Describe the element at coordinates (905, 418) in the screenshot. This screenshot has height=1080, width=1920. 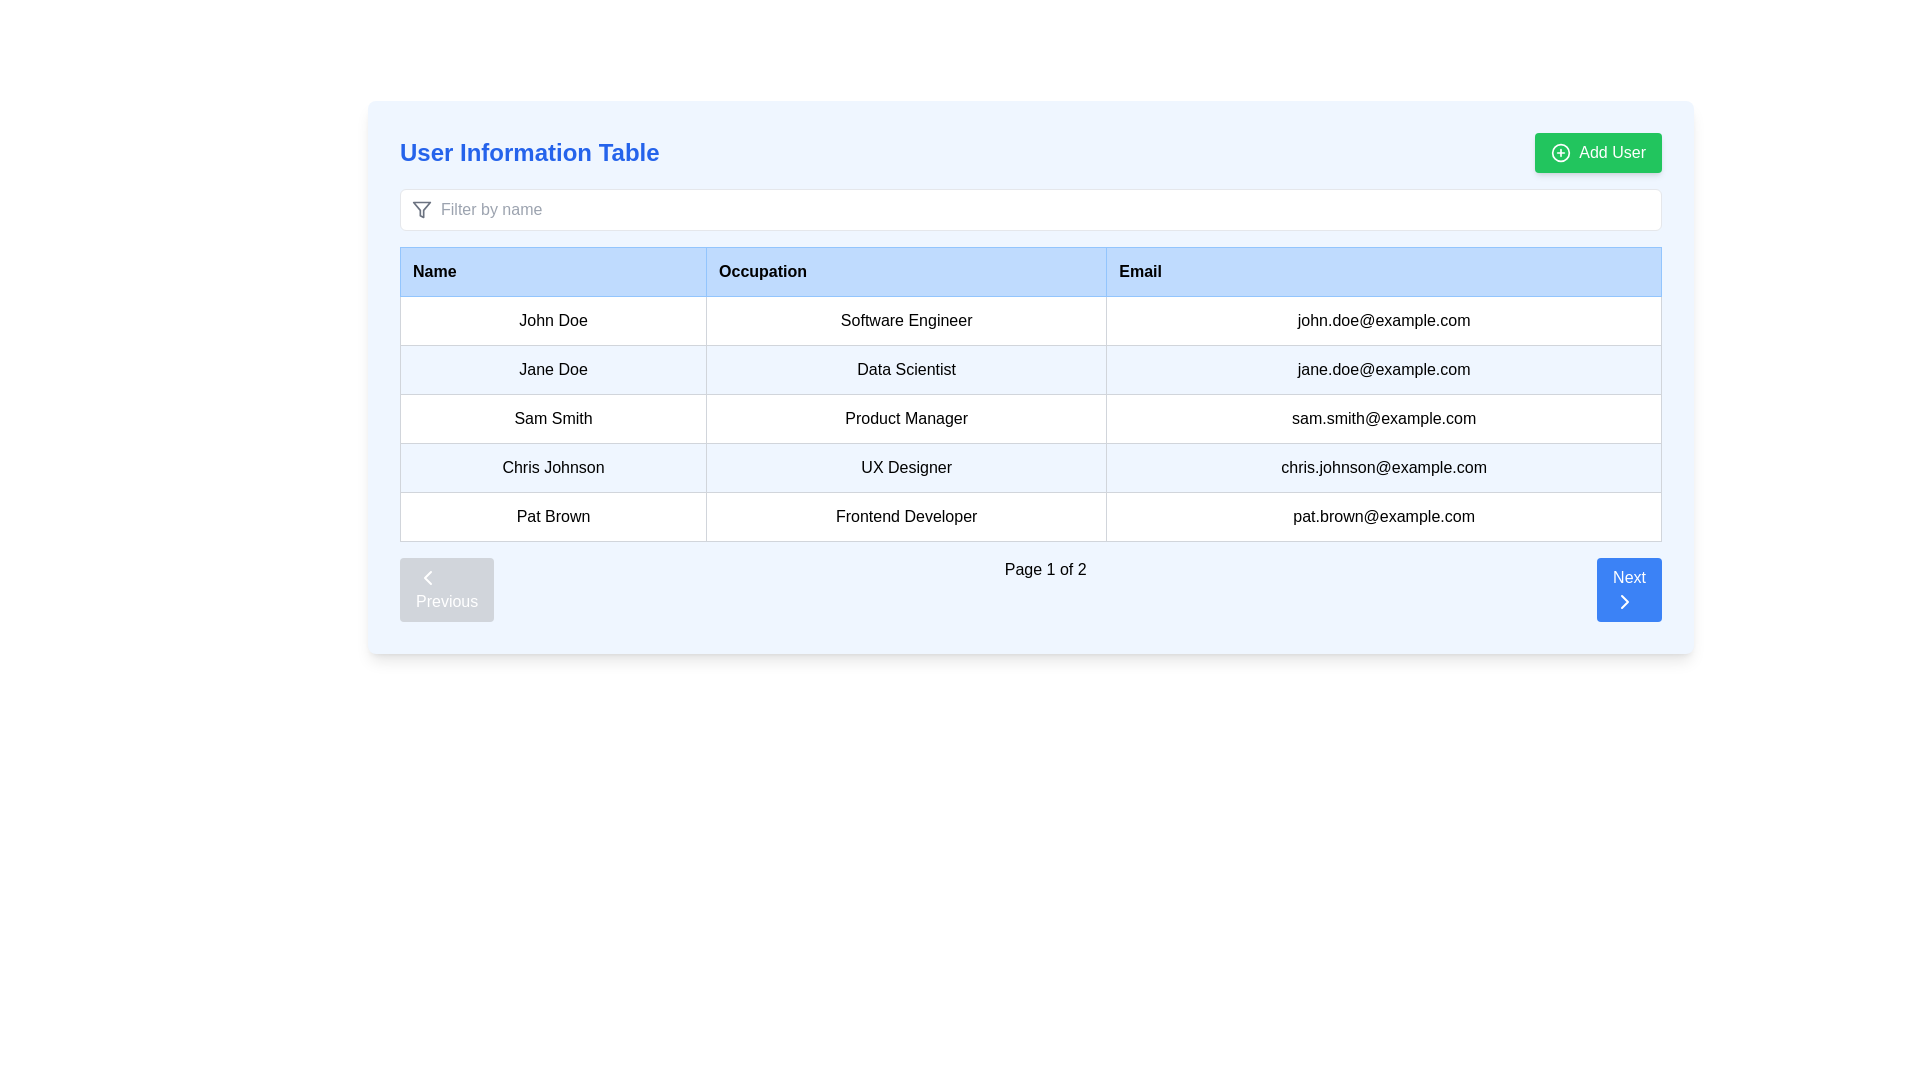
I see `the text display box that shows 'Product Manager' for user 'Sam Smith' in the Occupation column of the table` at that location.